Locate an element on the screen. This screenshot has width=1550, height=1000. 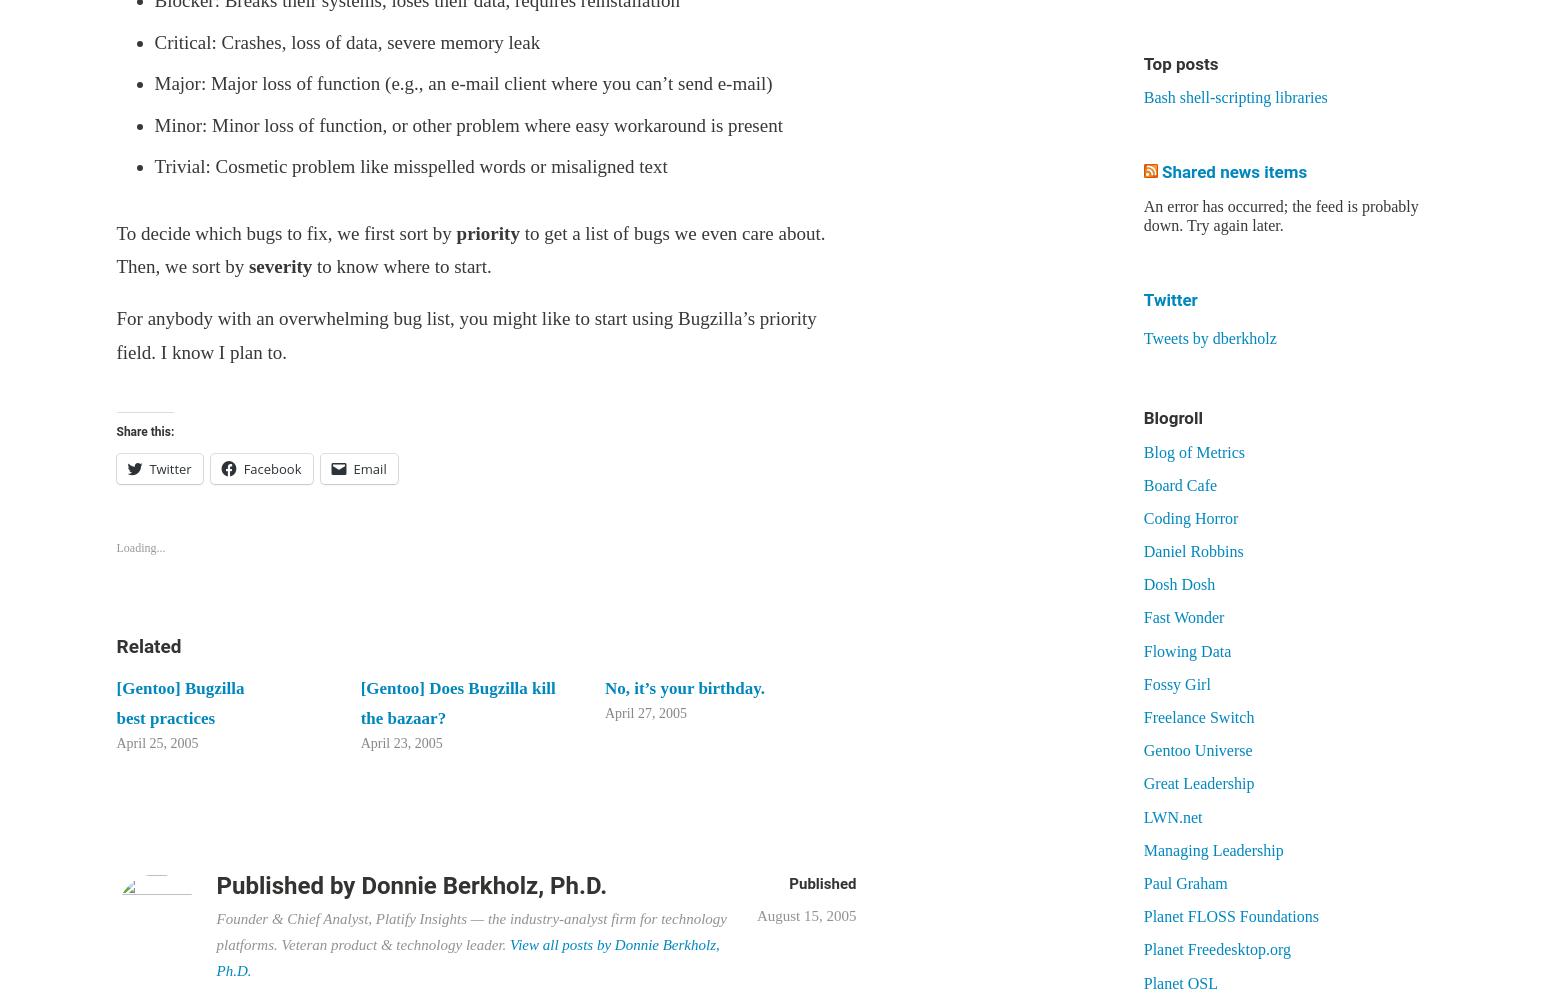
'Blogroll' is located at coordinates (1141, 417).